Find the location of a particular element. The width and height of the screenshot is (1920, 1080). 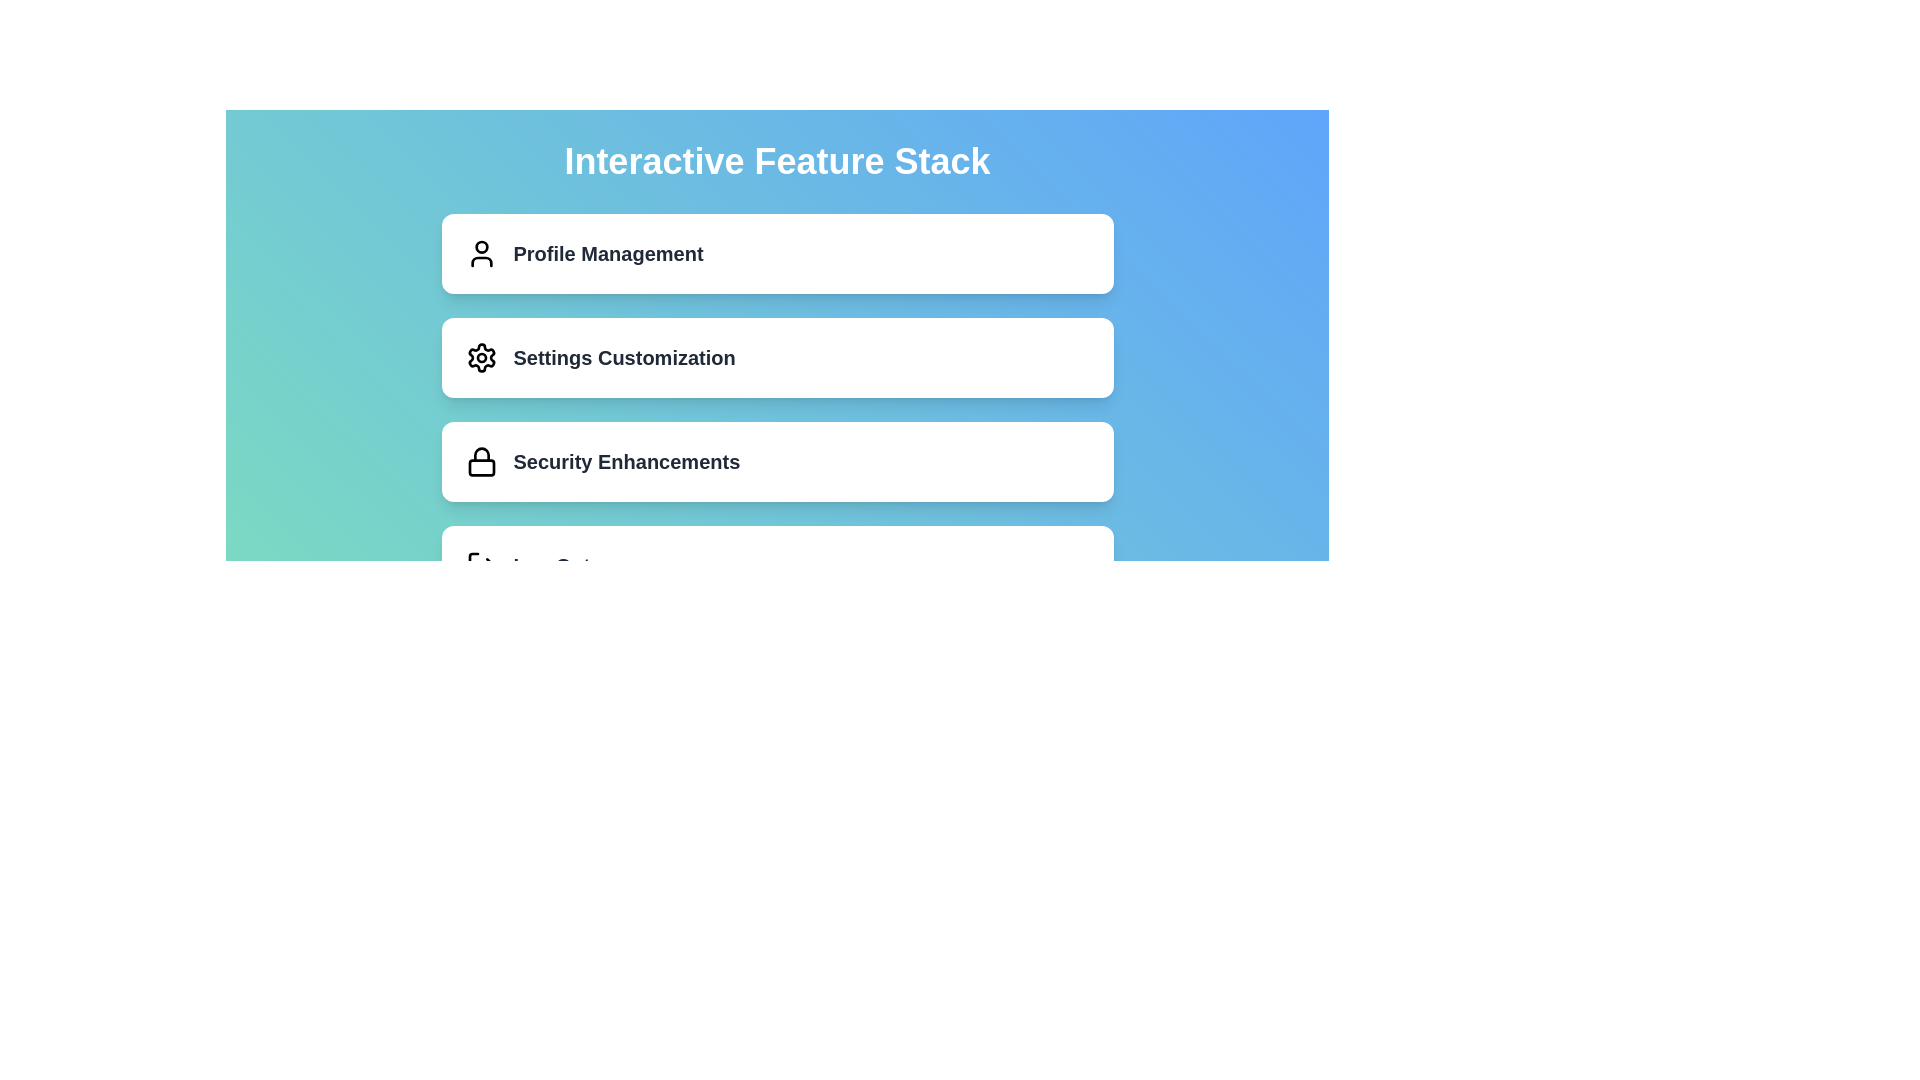

the second card in the vertical list of clickable cards is located at coordinates (776, 408).